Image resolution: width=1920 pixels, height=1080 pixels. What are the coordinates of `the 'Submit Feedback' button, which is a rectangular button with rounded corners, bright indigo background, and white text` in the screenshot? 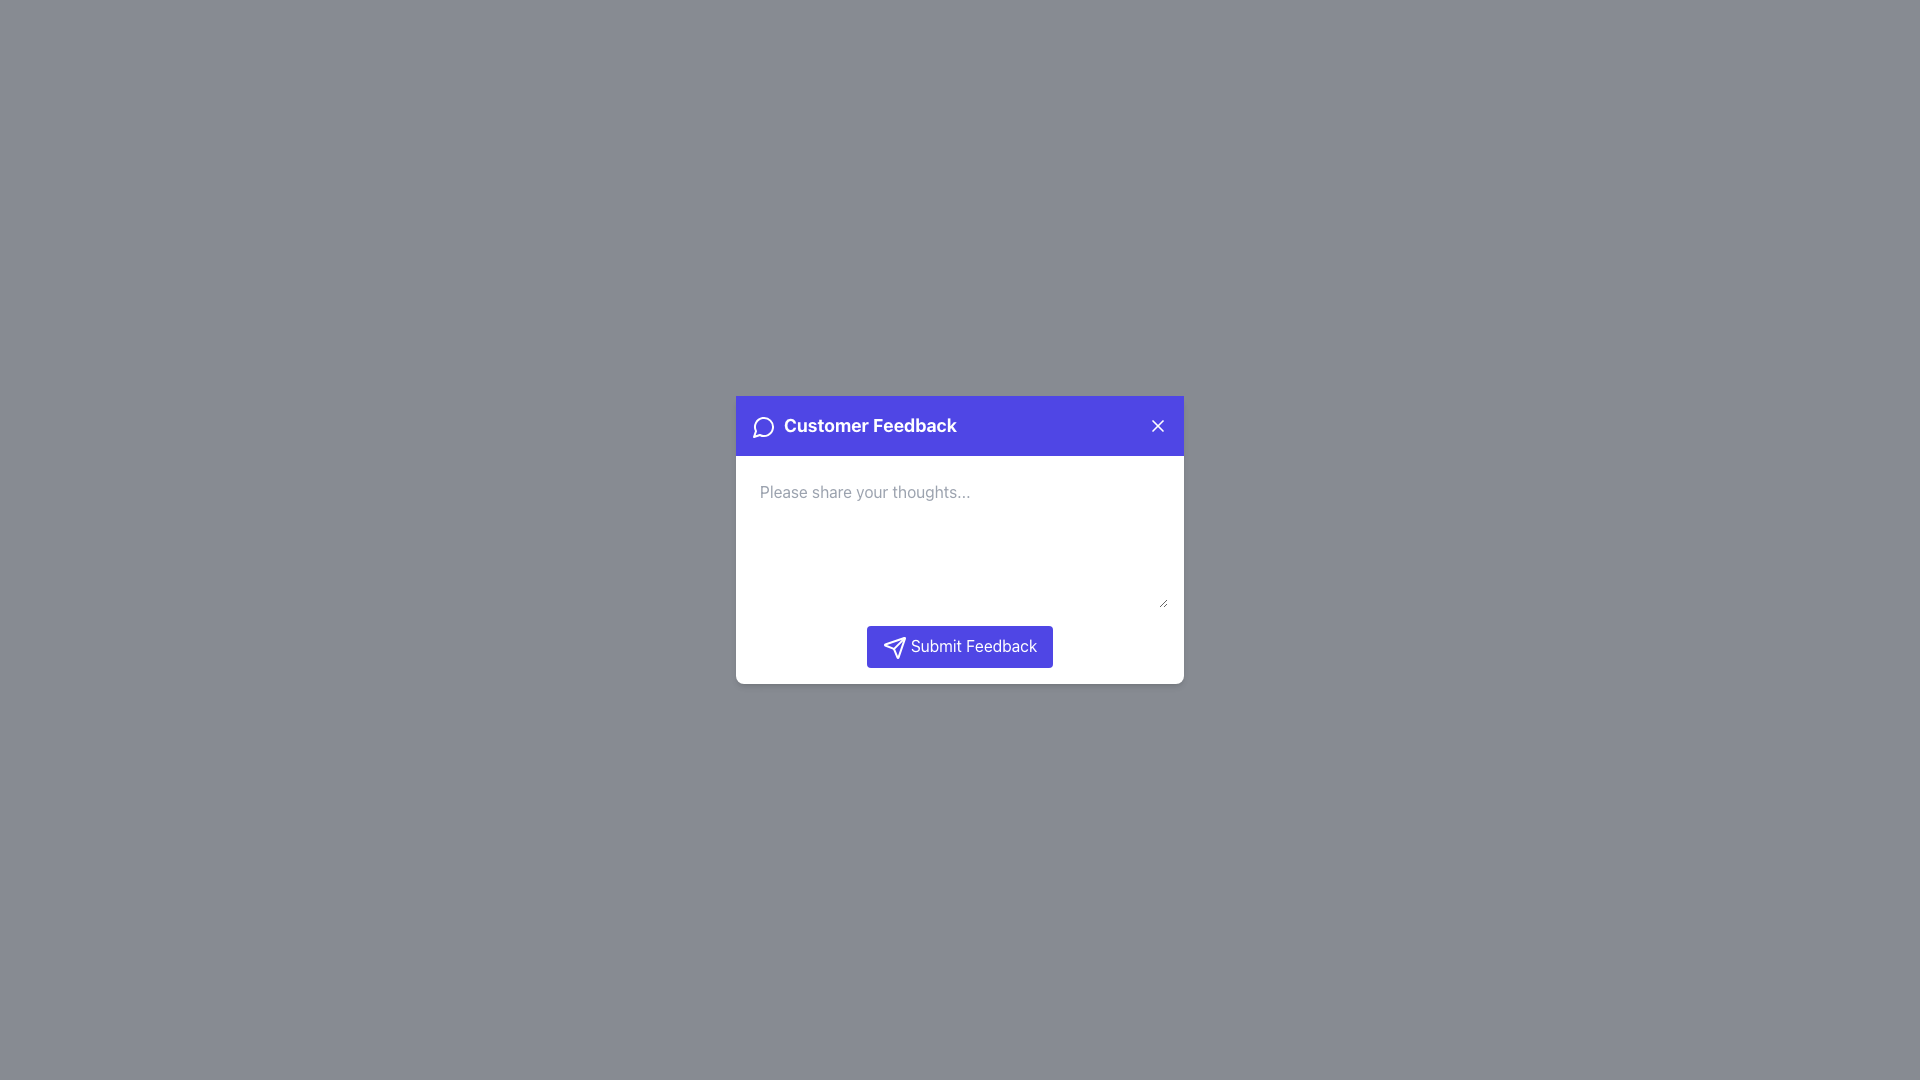 It's located at (960, 647).